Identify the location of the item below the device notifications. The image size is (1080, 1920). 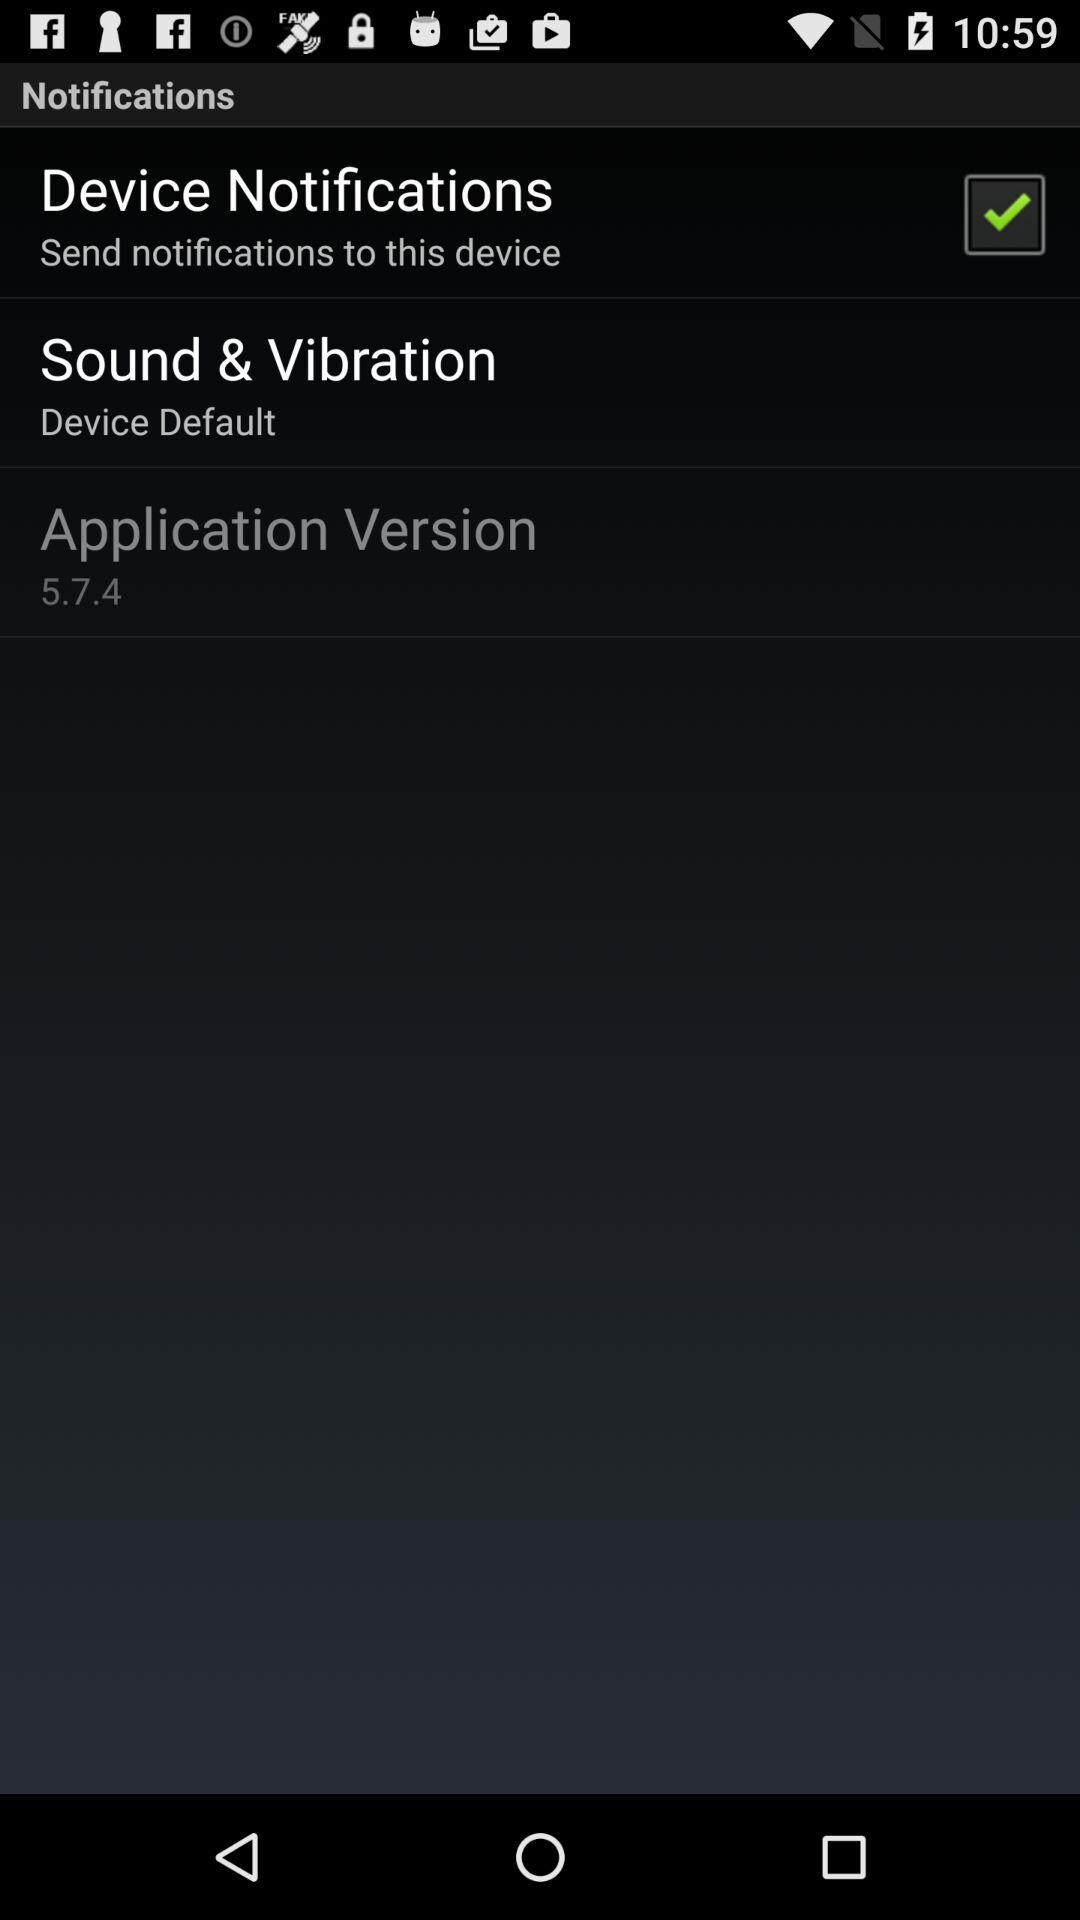
(300, 250).